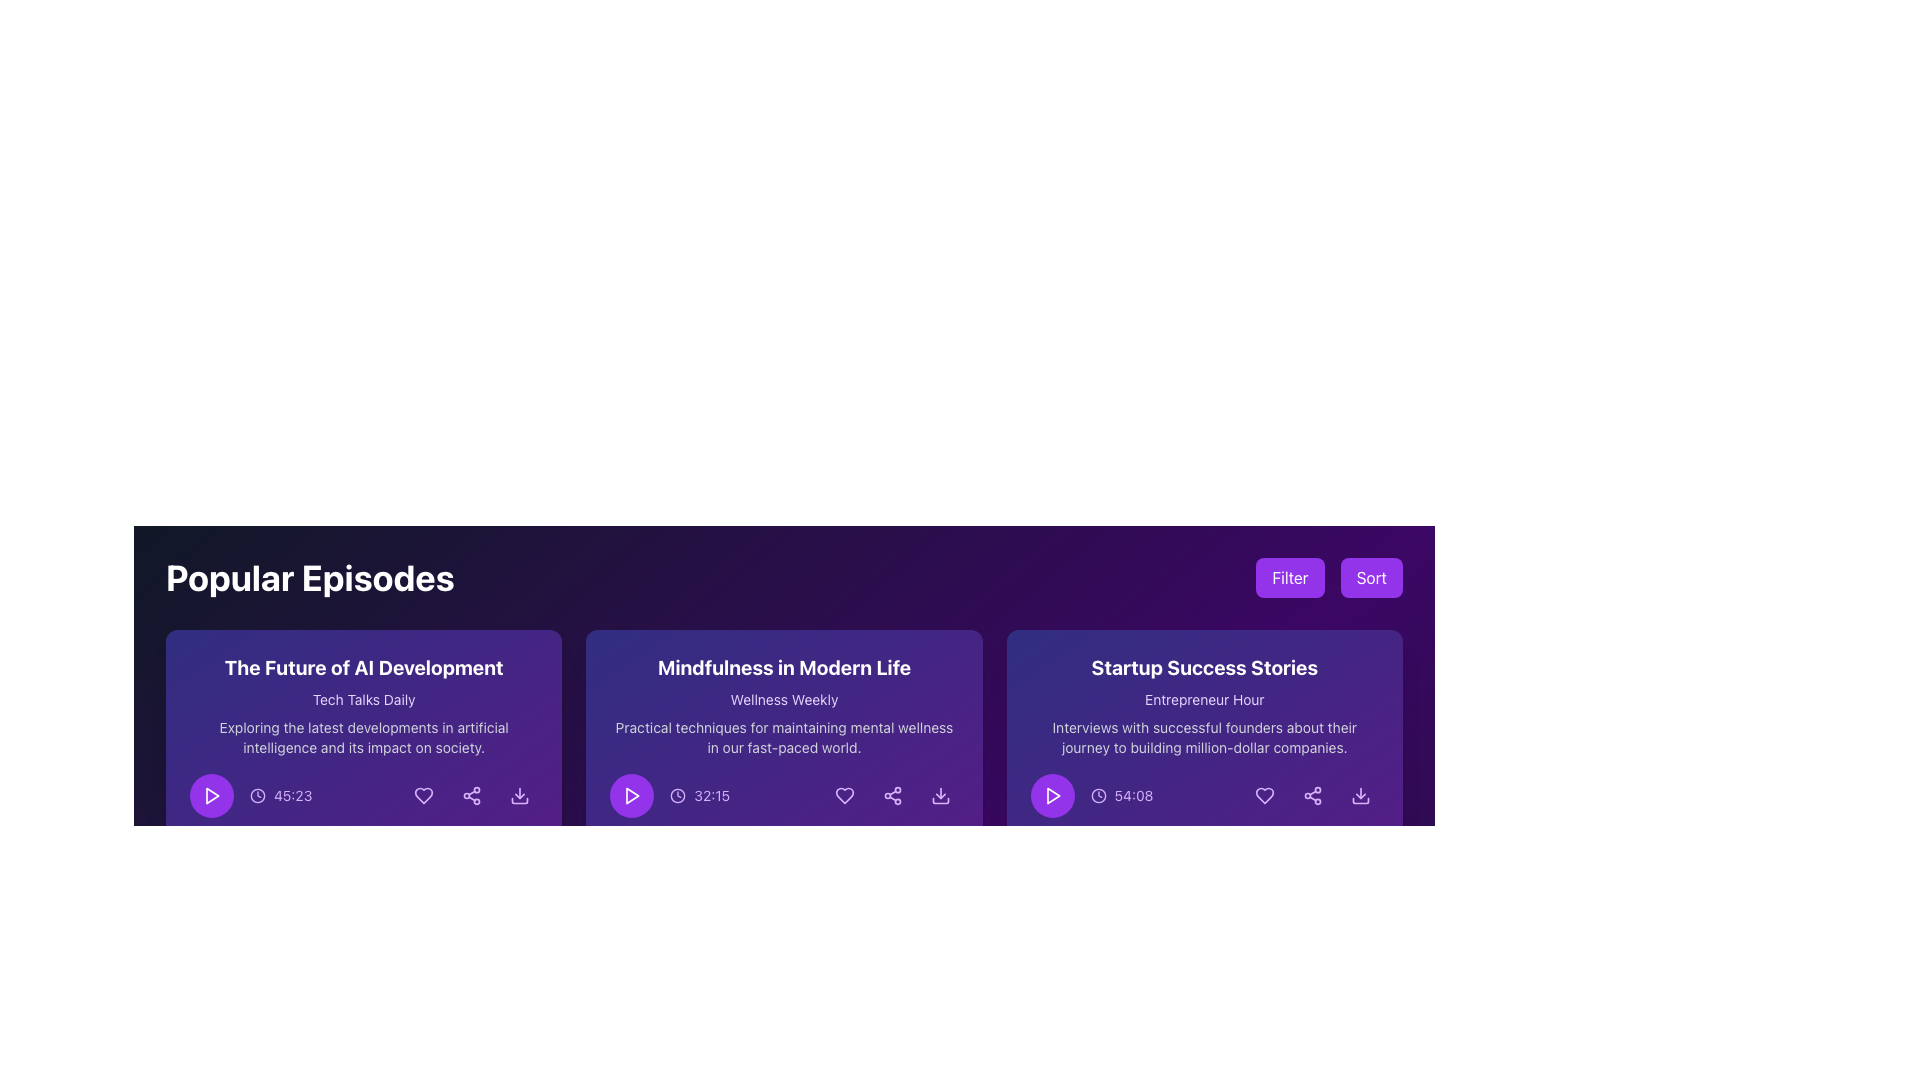 This screenshot has width=1920, height=1080. Describe the element at coordinates (891, 794) in the screenshot. I see `the share icon represented by a small graphic with dots connected by lines, located below the text 'Mindfulness in Modern Life' and positioned between the heart-shaped 'like' icon and the download icon` at that location.